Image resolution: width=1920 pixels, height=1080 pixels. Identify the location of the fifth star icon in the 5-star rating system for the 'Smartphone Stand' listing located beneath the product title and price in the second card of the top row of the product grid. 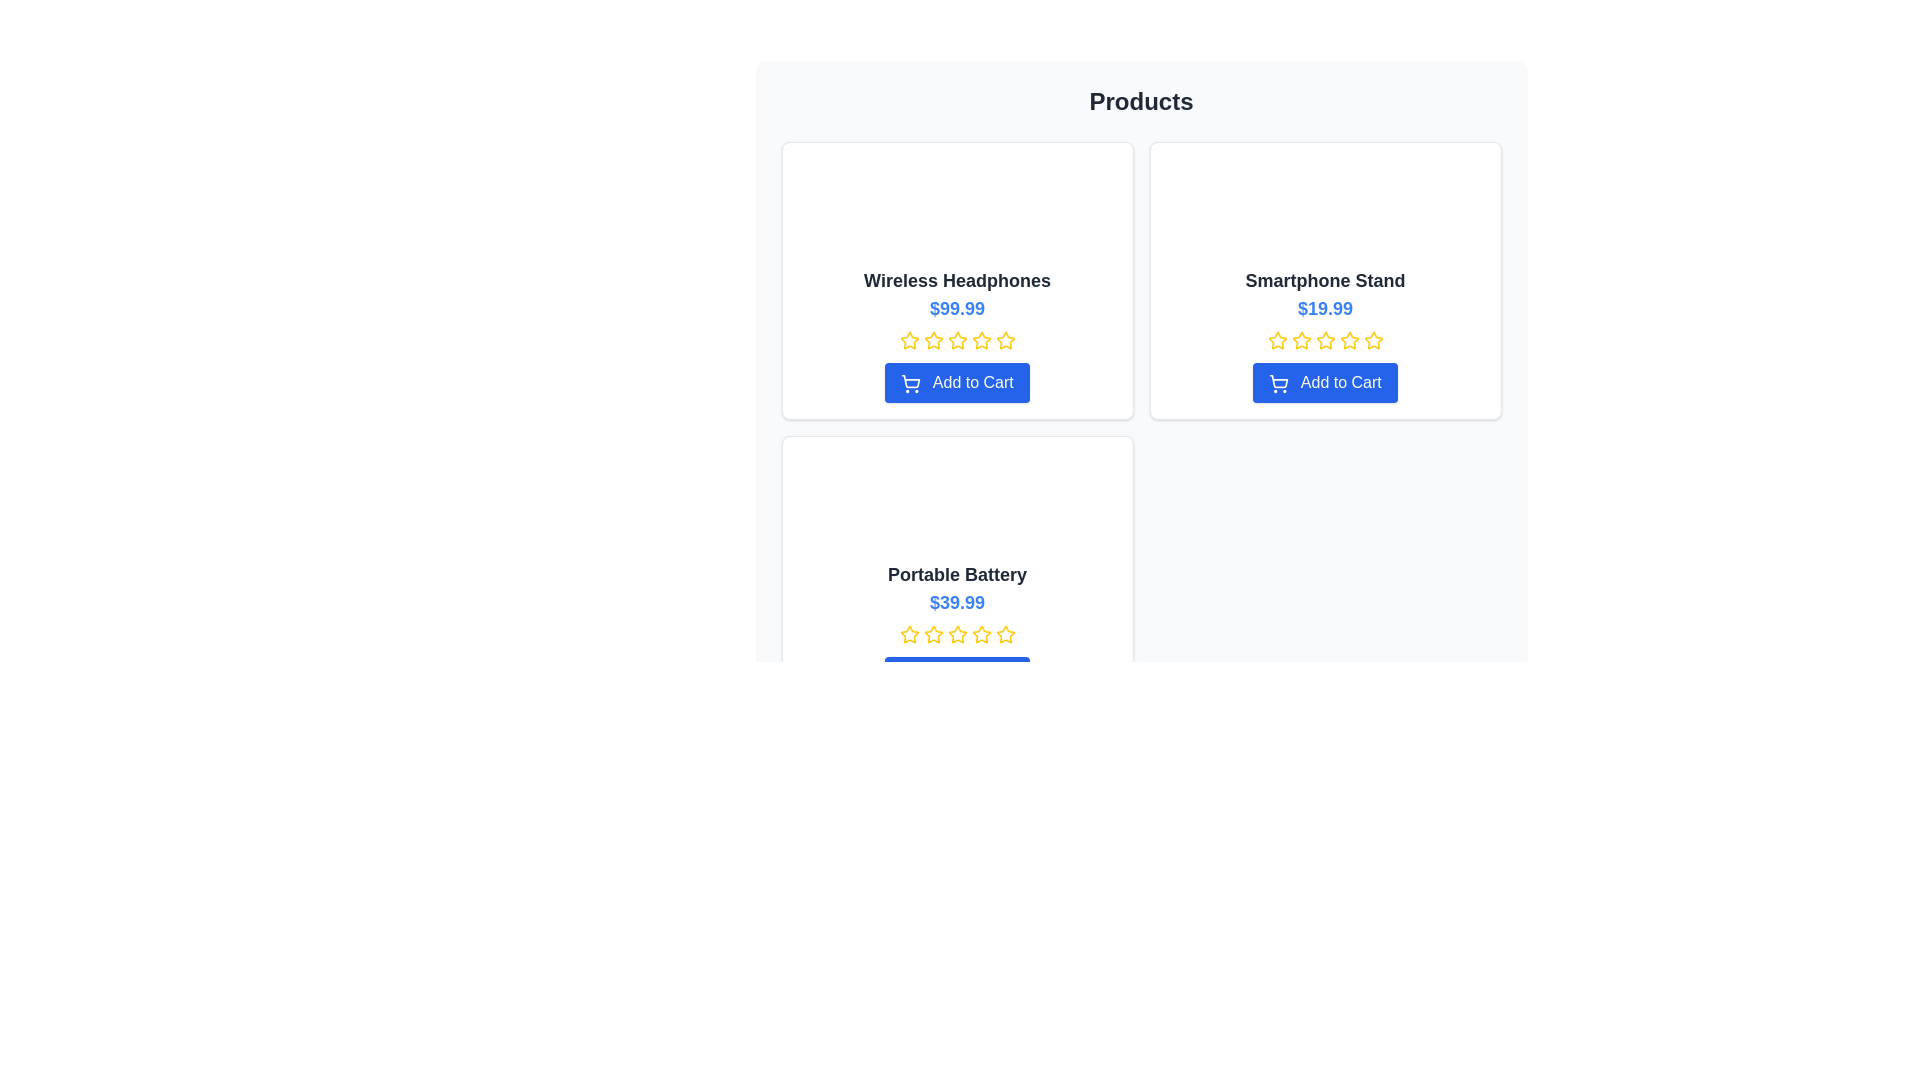
(1372, 339).